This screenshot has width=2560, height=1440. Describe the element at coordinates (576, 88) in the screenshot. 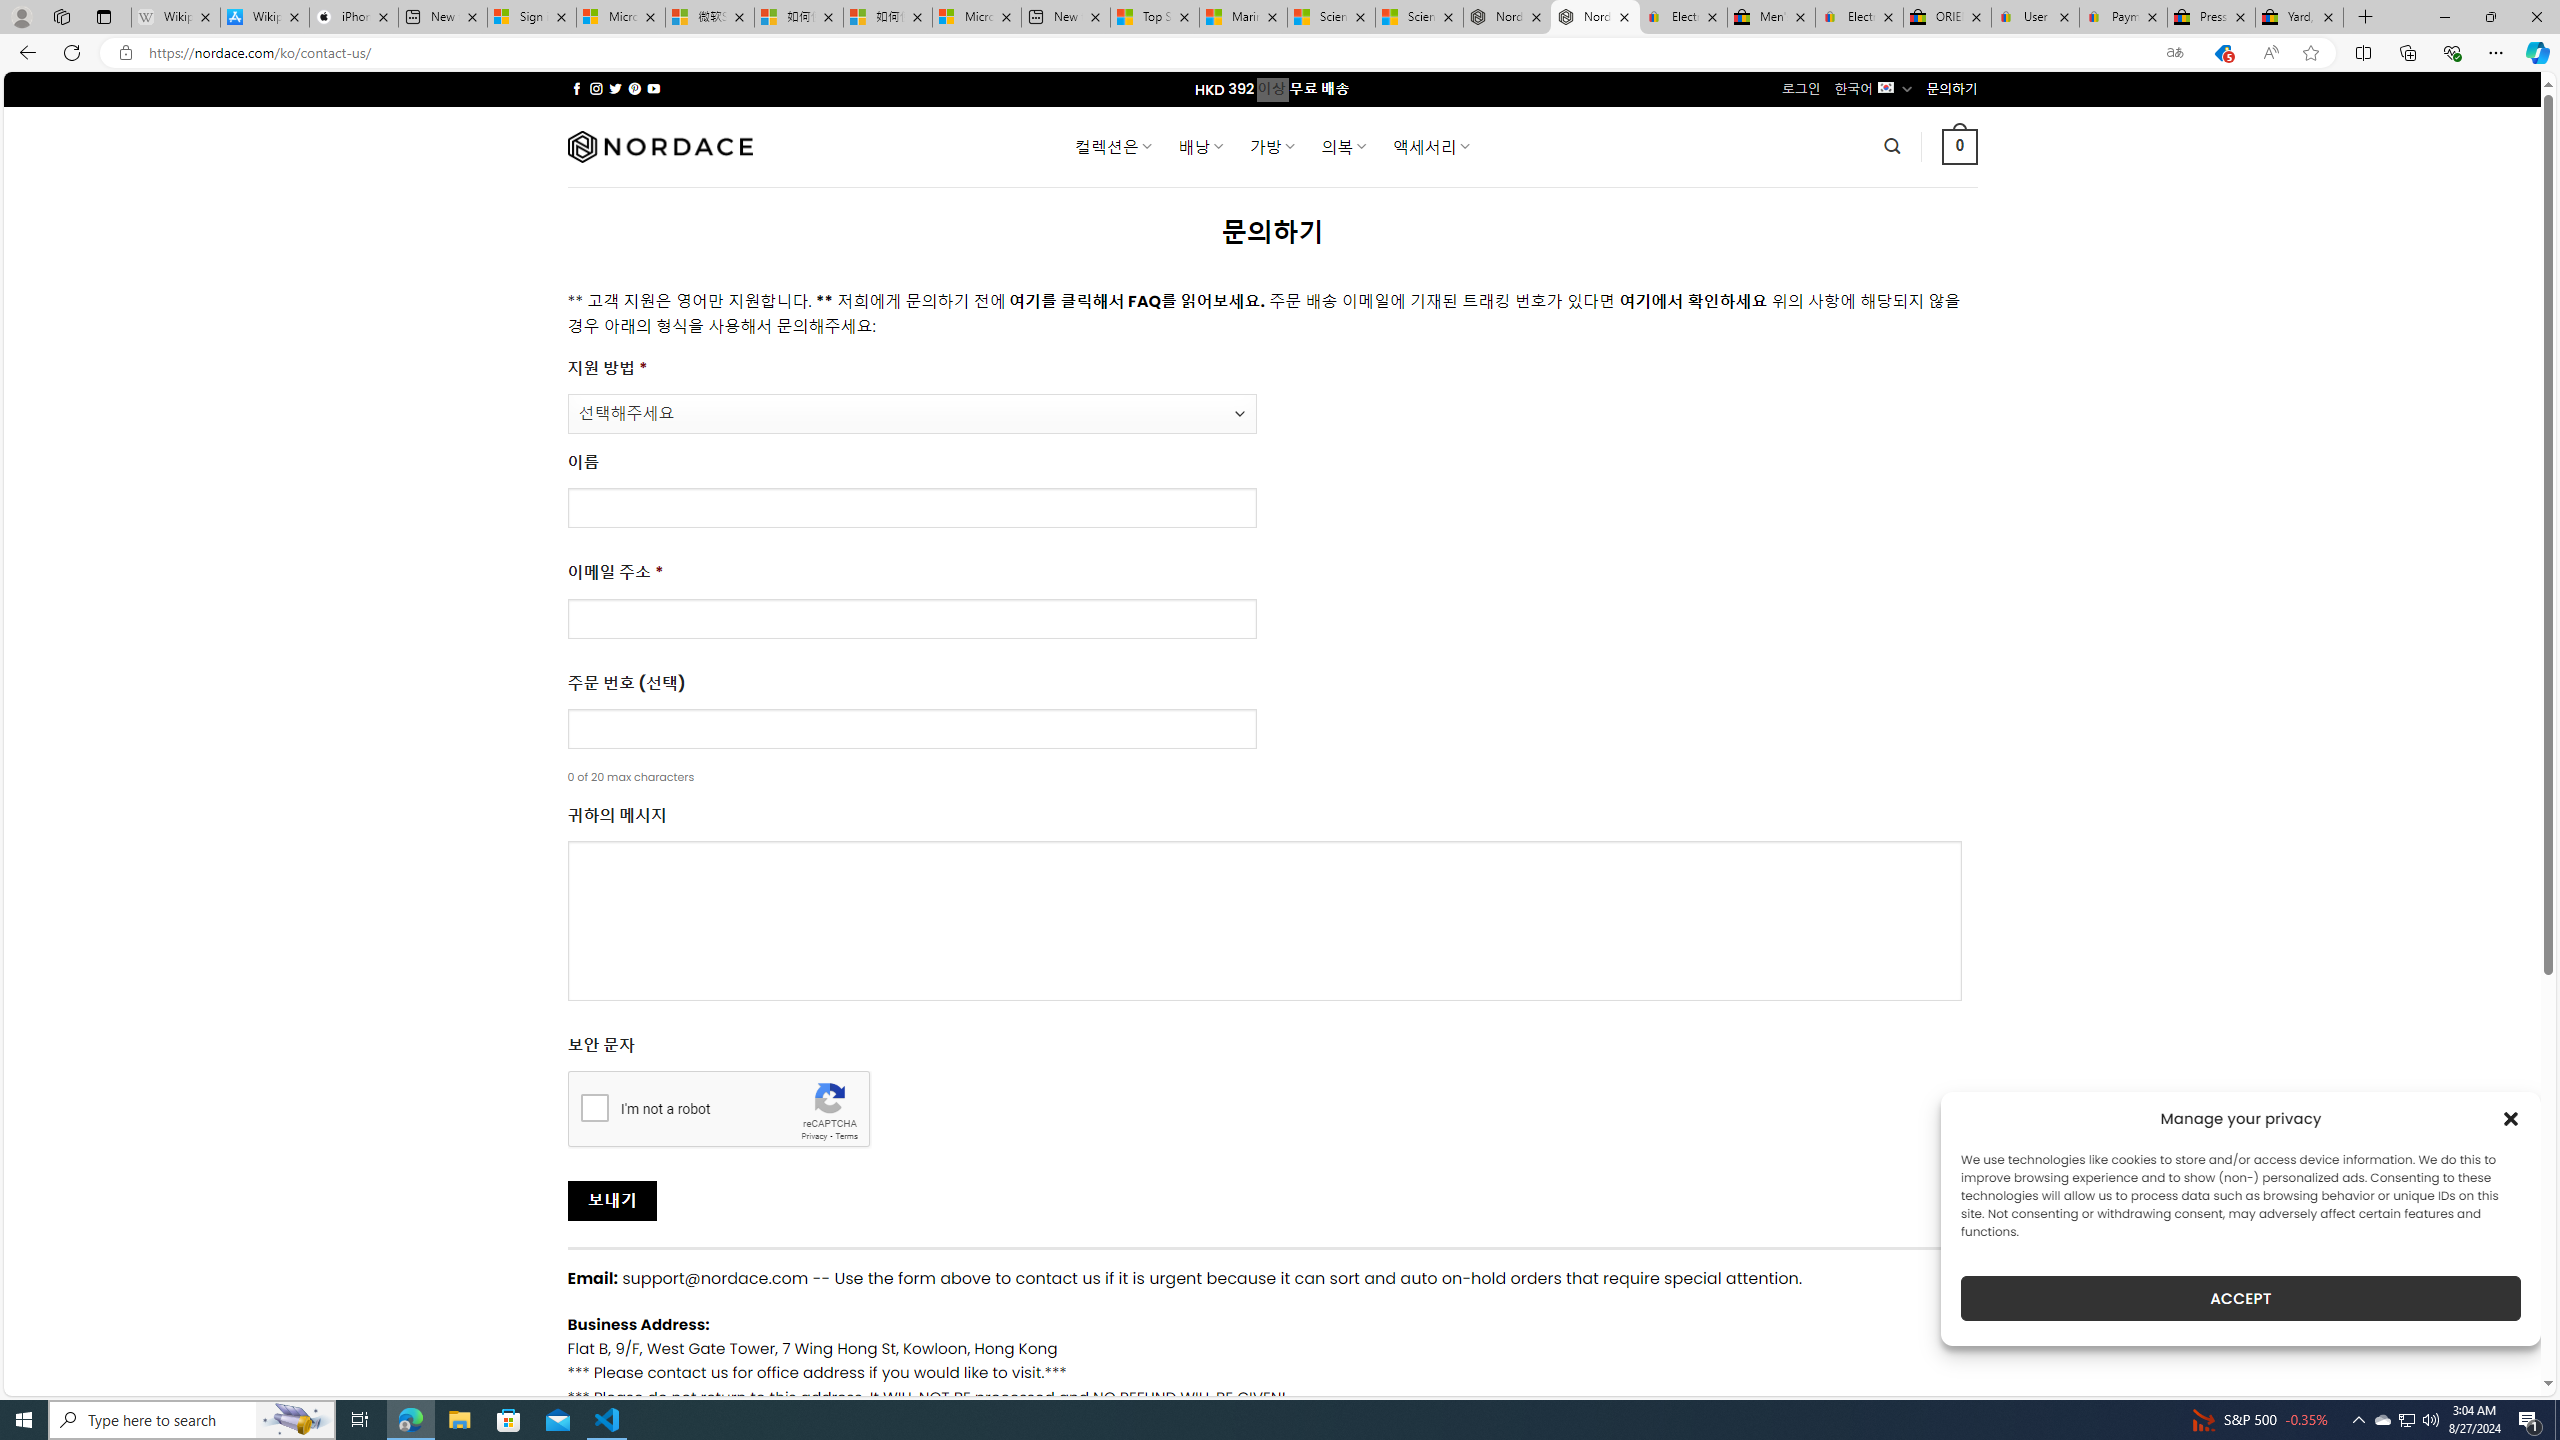

I see `'Follow on Facebook'` at that location.